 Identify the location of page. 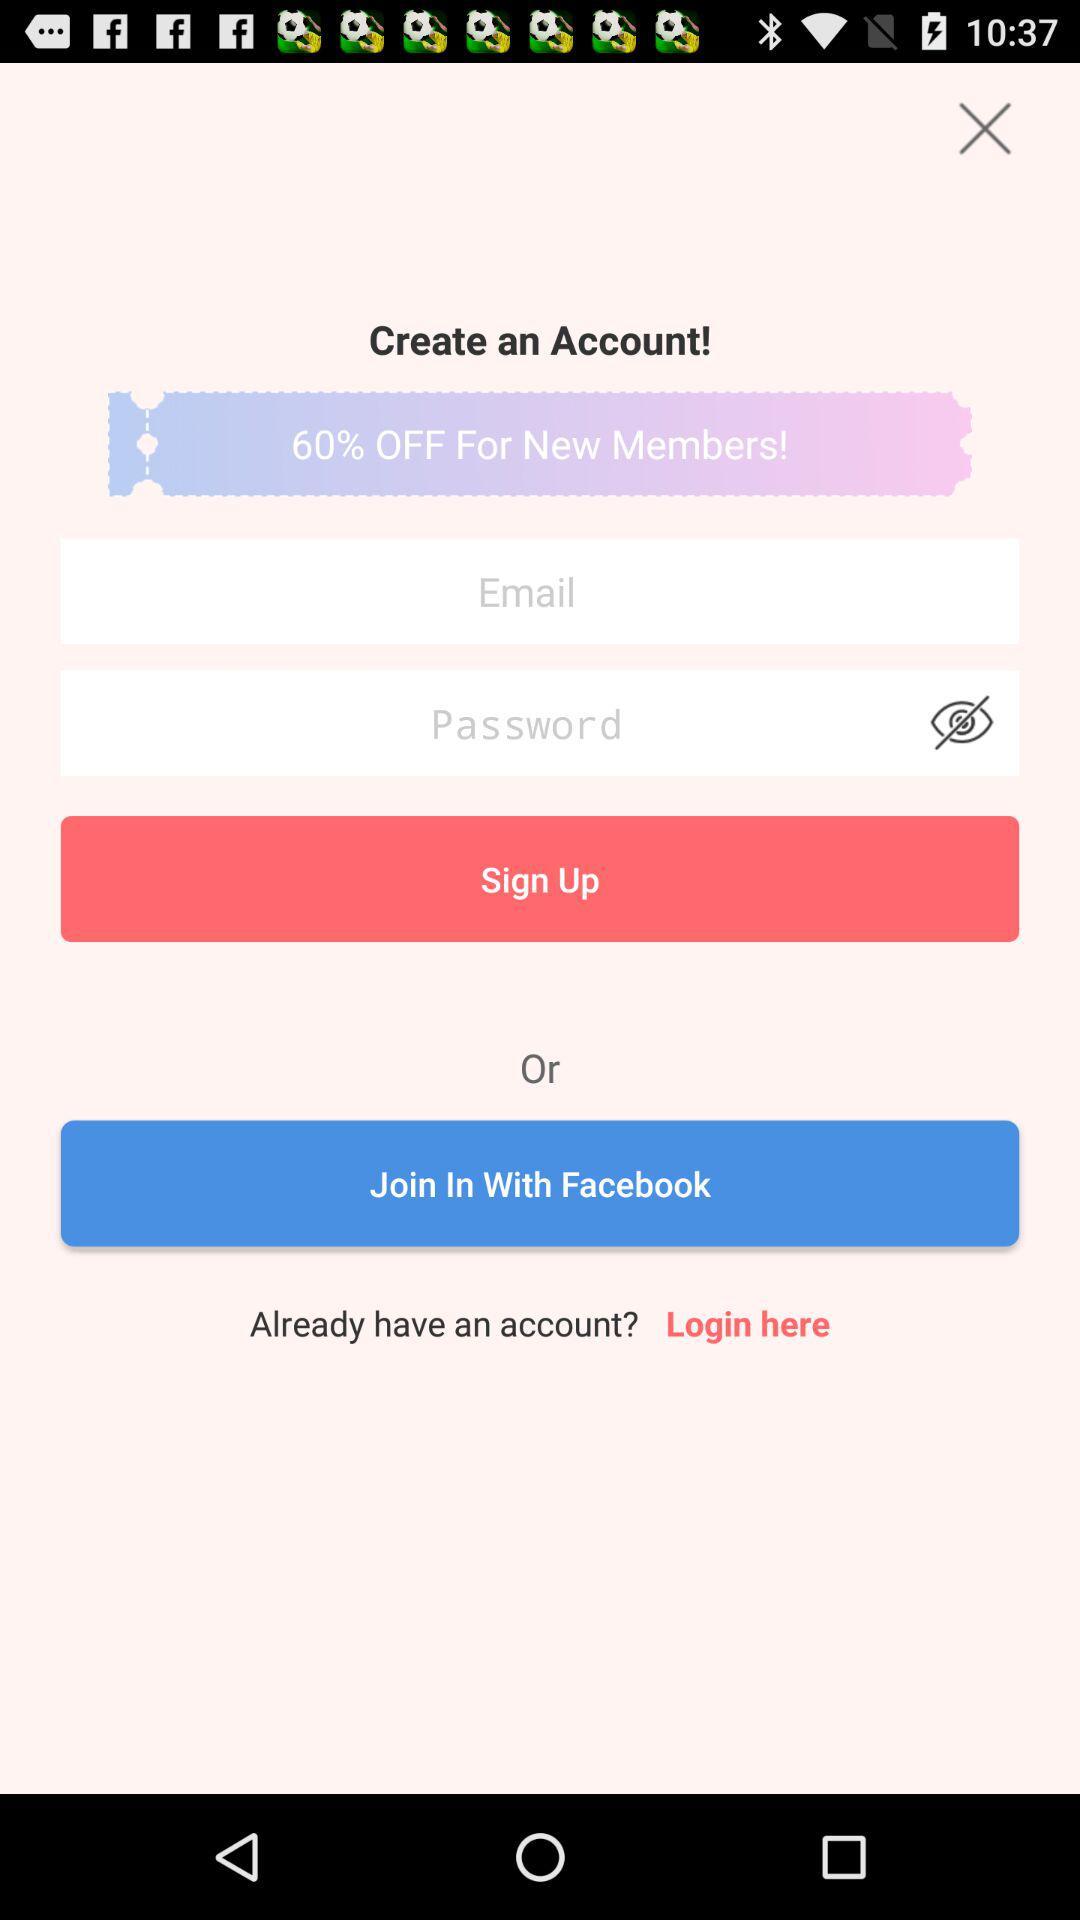
(984, 127).